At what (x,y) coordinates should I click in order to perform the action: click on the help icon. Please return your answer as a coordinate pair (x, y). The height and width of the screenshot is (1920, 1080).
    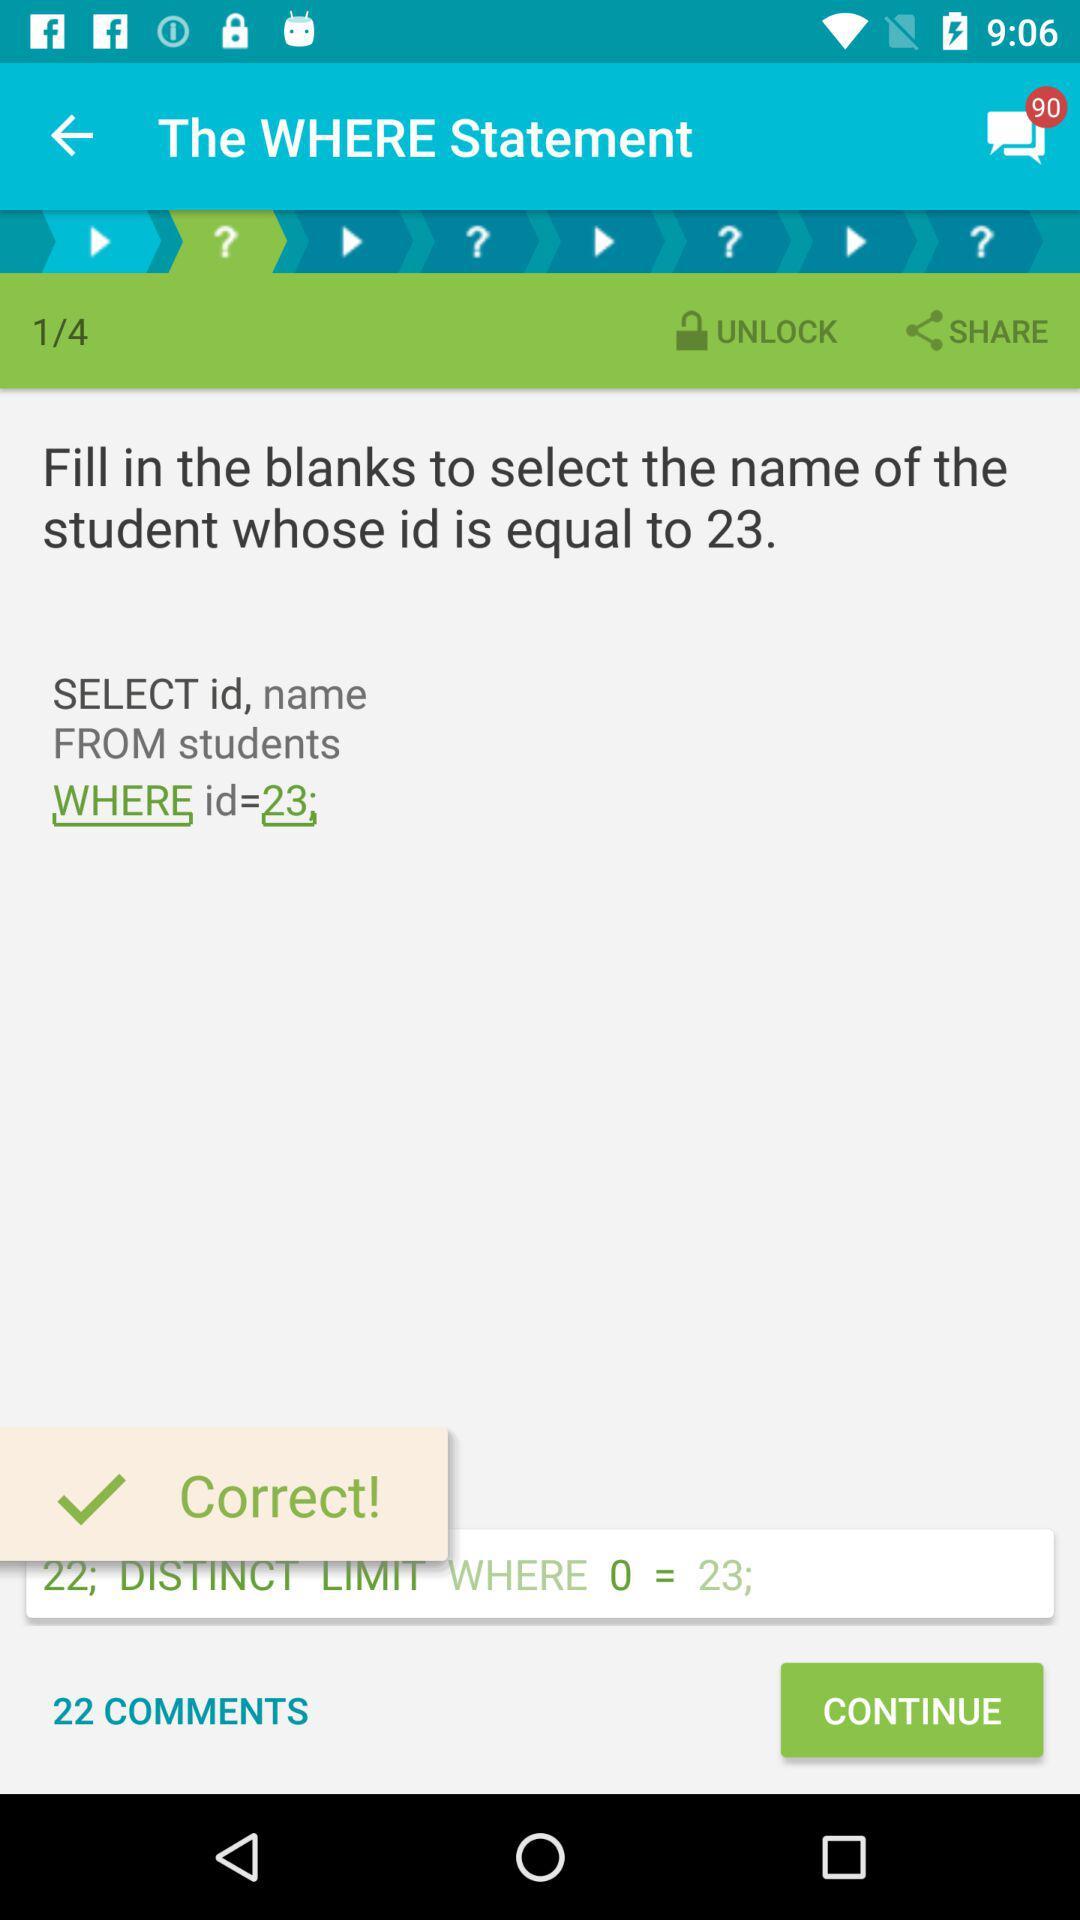
    Looking at the image, I should click on (224, 240).